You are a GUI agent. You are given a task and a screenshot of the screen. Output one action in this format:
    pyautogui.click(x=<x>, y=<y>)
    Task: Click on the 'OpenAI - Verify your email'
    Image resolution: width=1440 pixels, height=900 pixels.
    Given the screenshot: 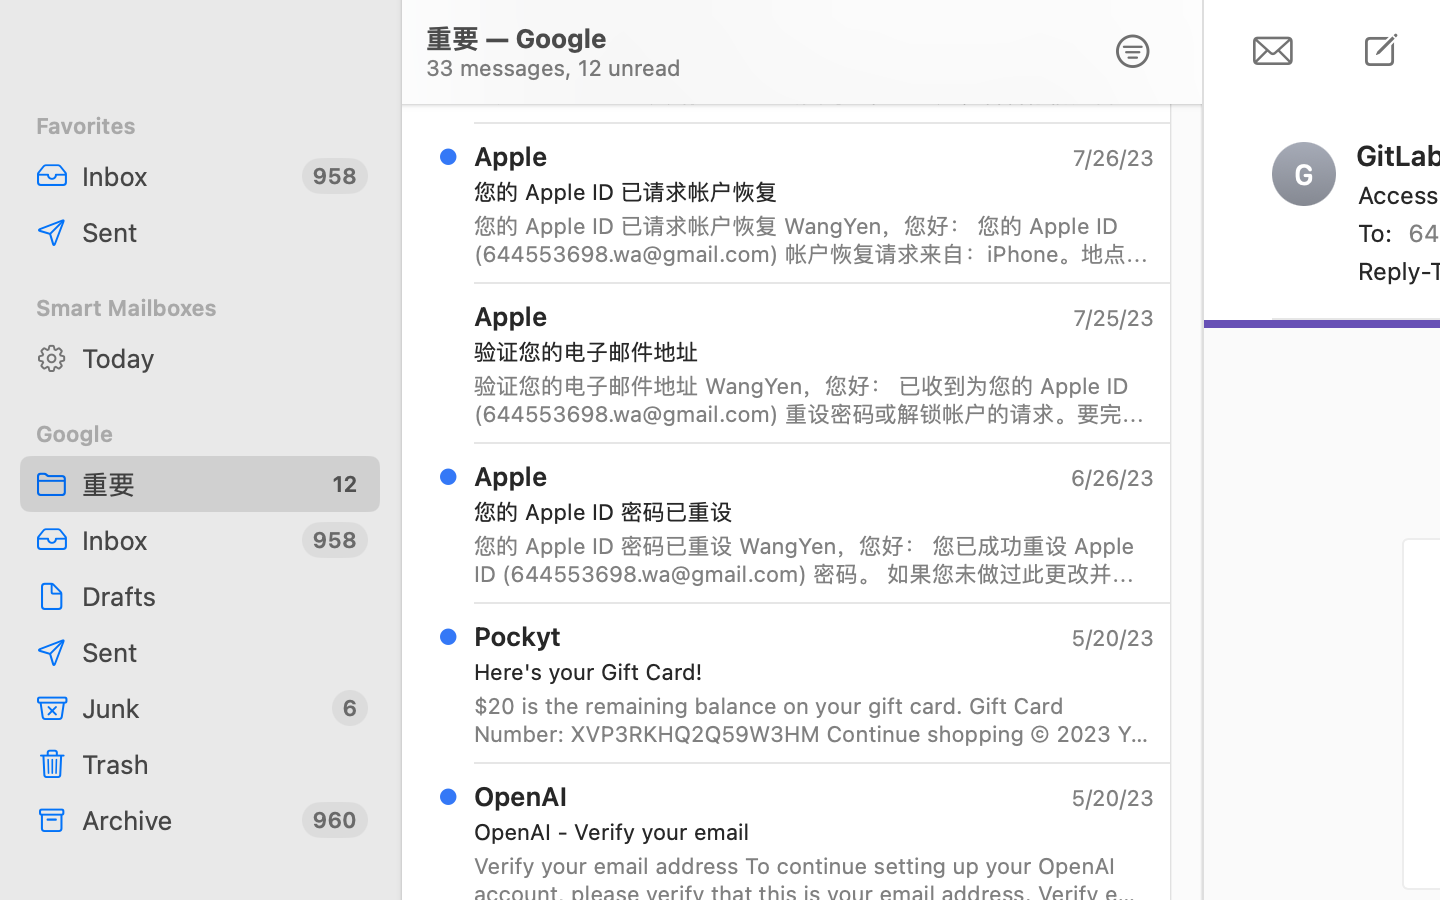 What is the action you would take?
    pyautogui.click(x=805, y=831)
    